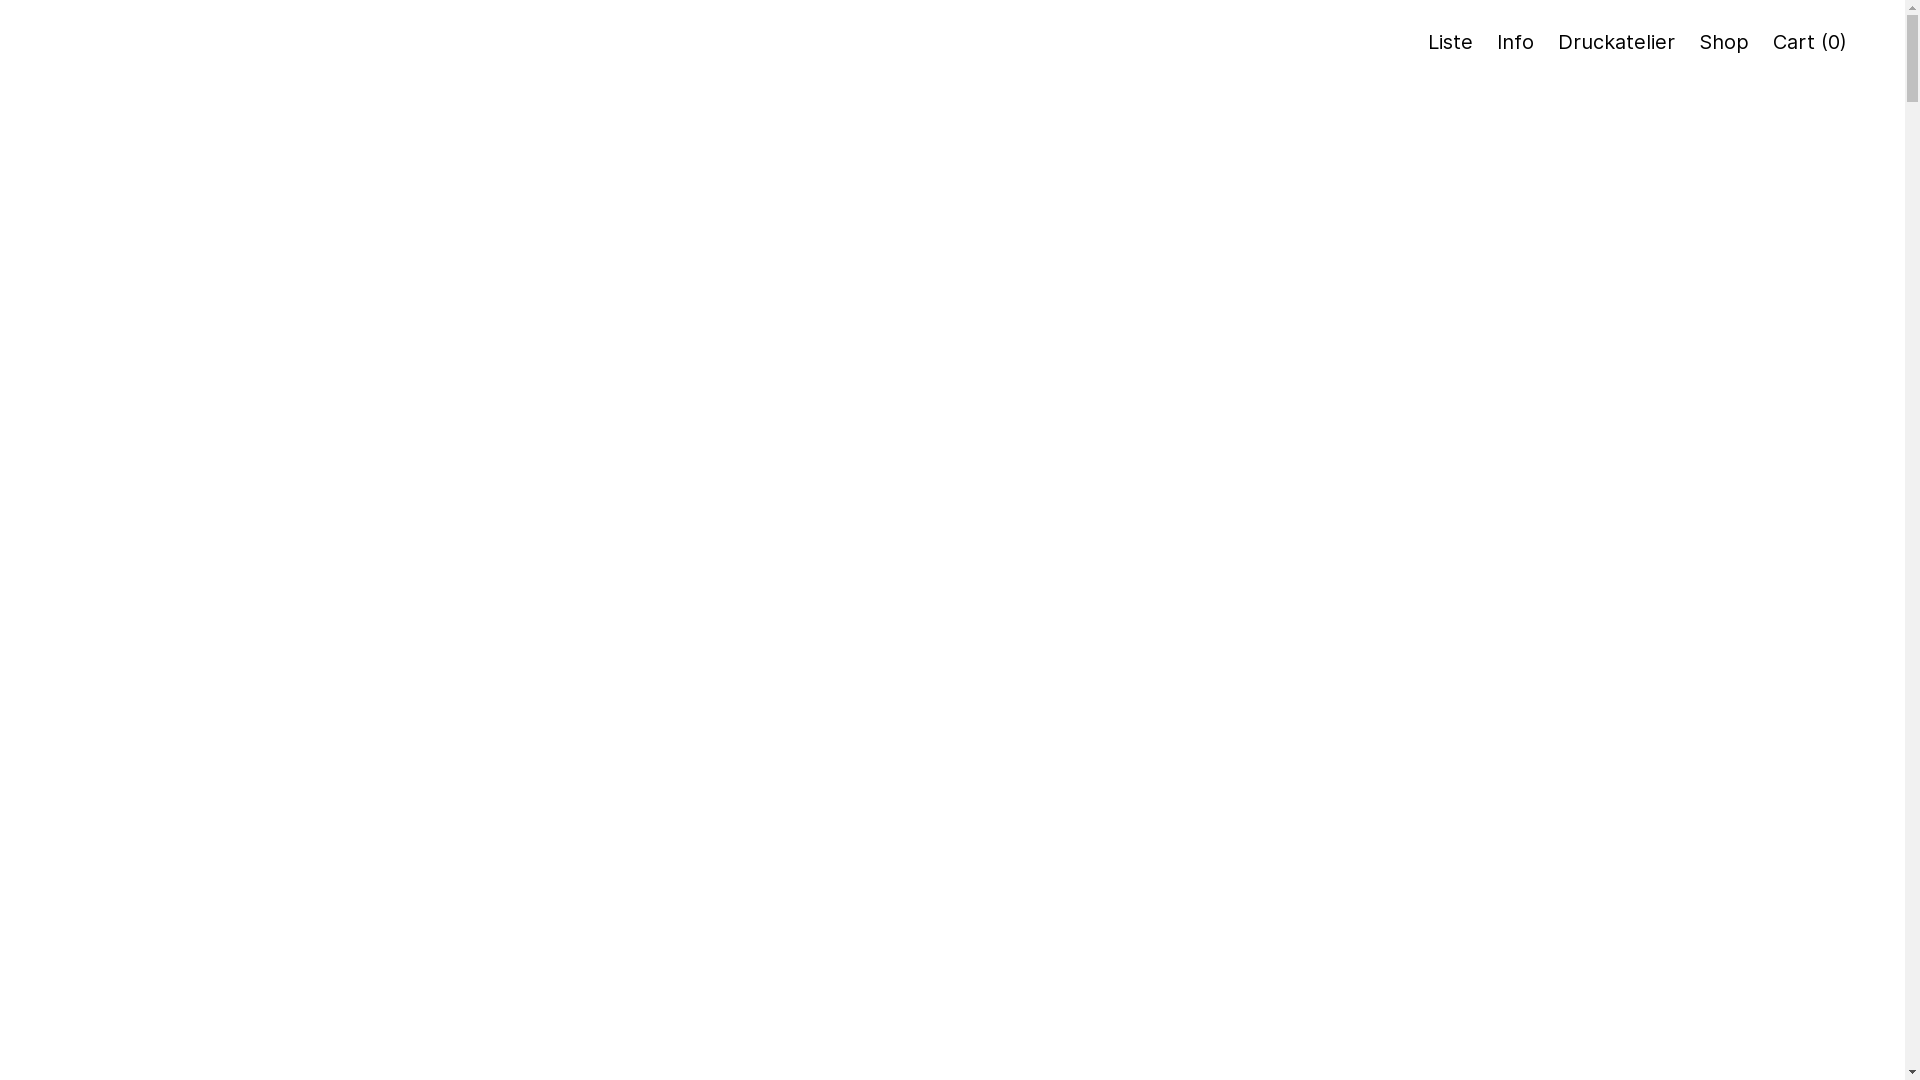 This screenshot has height=1080, width=1920. What do you see at coordinates (1450, 42) in the screenshot?
I see `'Liste'` at bounding box center [1450, 42].